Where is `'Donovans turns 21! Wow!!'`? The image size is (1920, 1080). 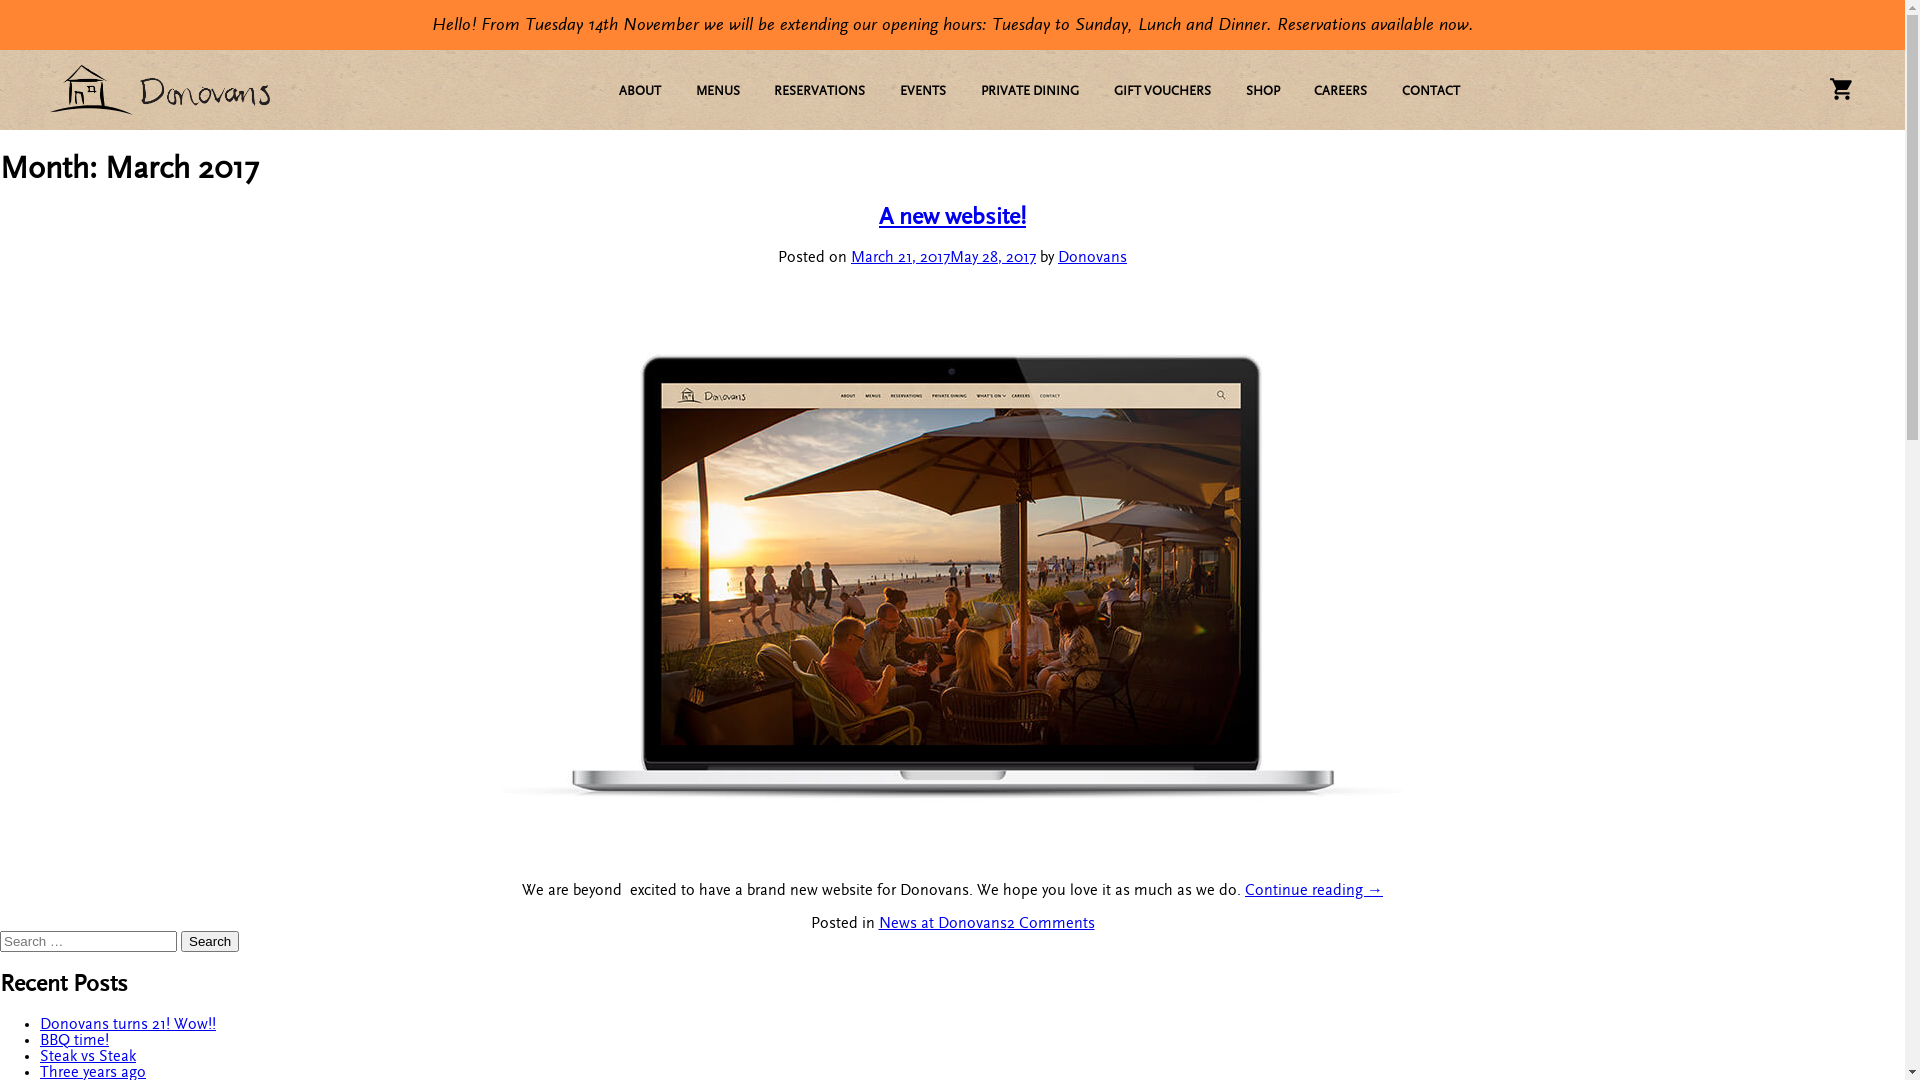 'Donovans turns 21! Wow!!' is located at coordinates (127, 1023).